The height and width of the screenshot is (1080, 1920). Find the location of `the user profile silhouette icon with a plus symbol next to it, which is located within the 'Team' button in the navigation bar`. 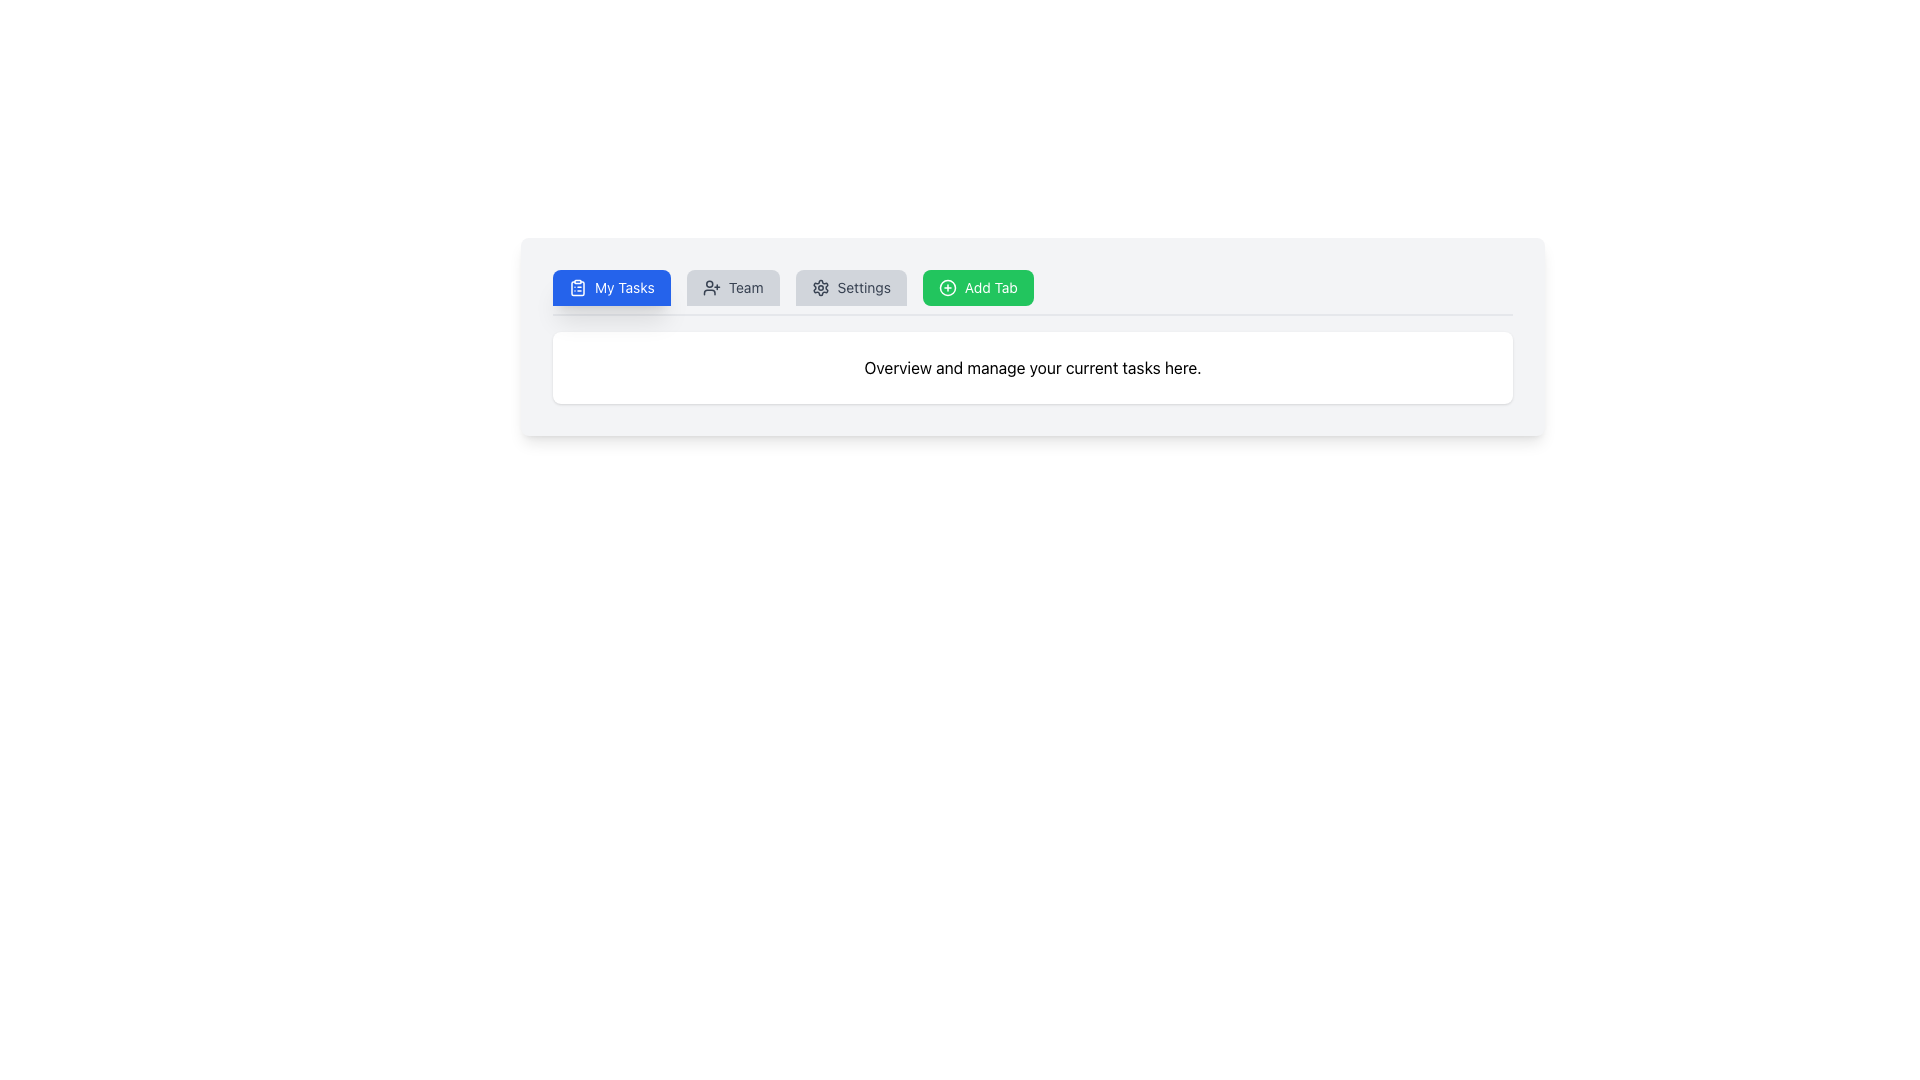

the user profile silhouette icon with a plus symbol next to it, which is located within the 'Team' button in the navigation bar is located at coordinates (711, 288).